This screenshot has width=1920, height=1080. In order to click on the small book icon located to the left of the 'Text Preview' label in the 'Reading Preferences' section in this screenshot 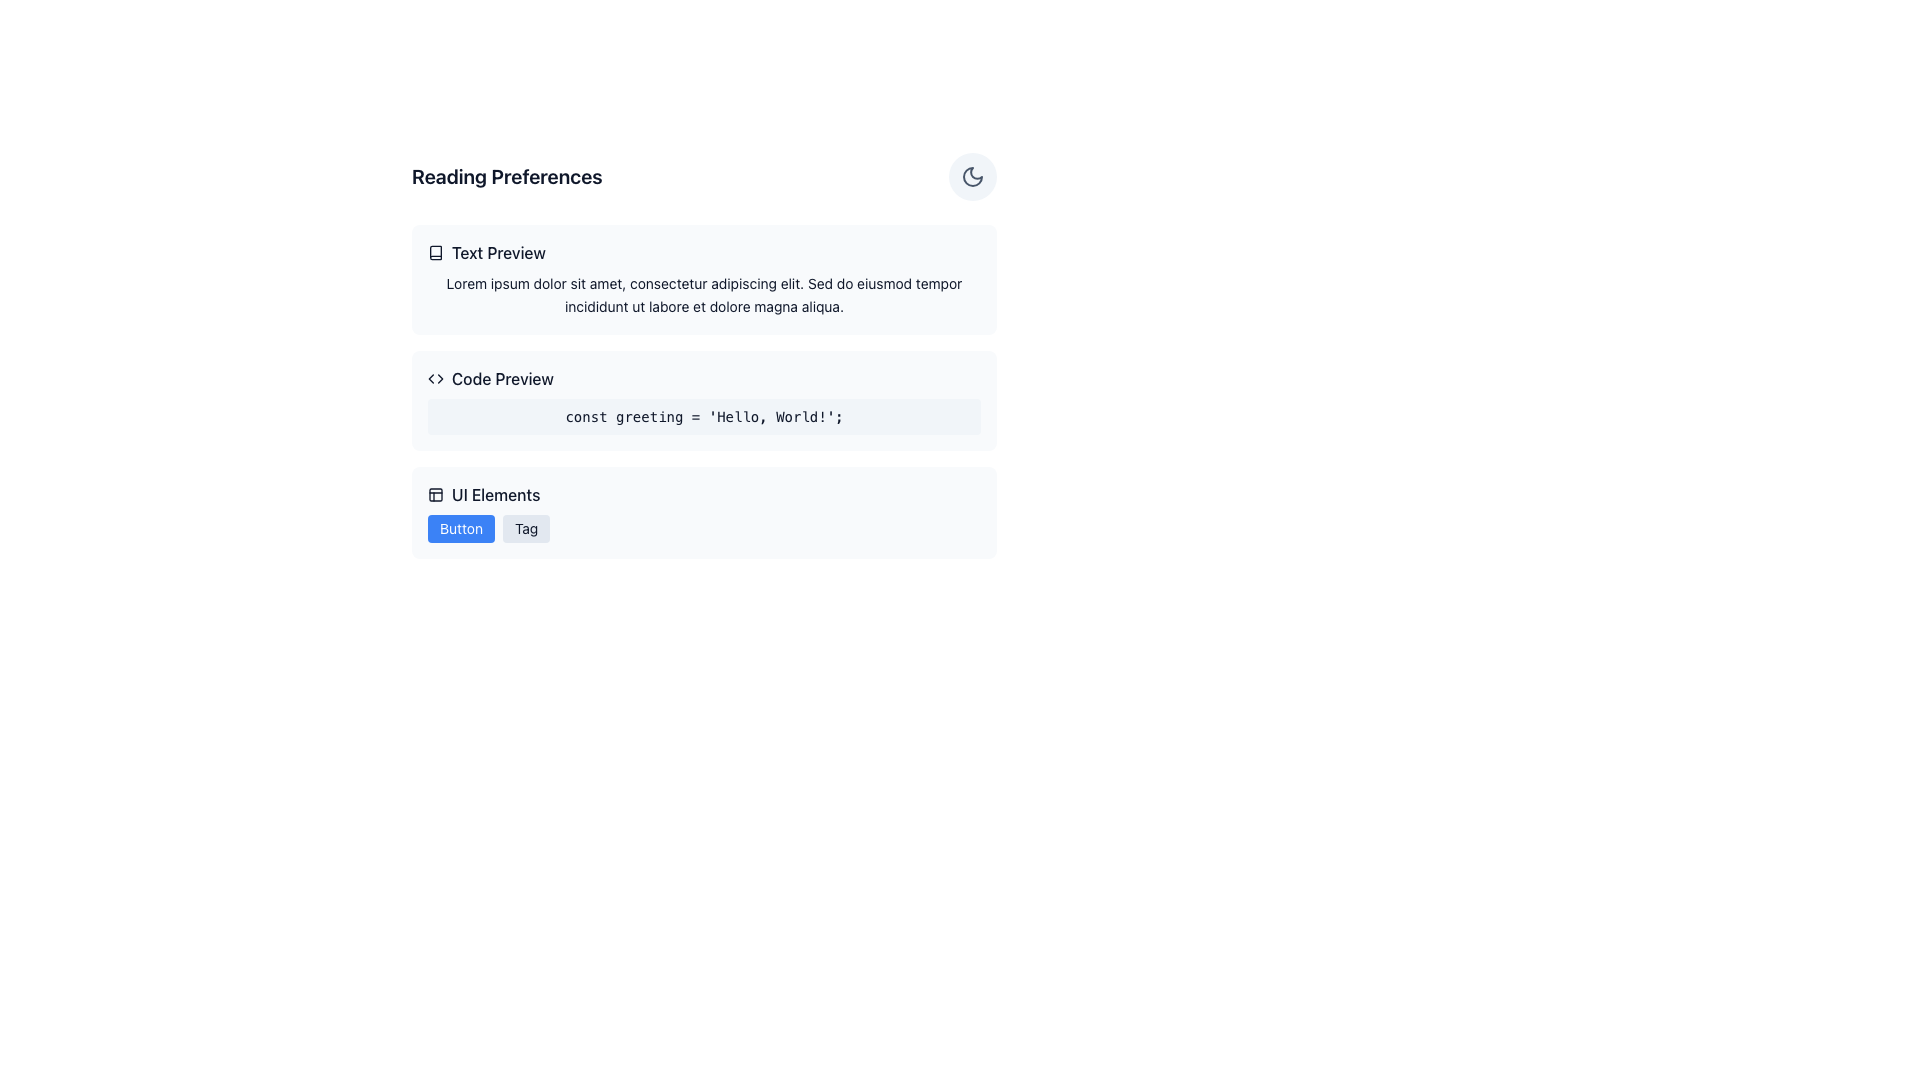, I will do `click(435, 252)`.